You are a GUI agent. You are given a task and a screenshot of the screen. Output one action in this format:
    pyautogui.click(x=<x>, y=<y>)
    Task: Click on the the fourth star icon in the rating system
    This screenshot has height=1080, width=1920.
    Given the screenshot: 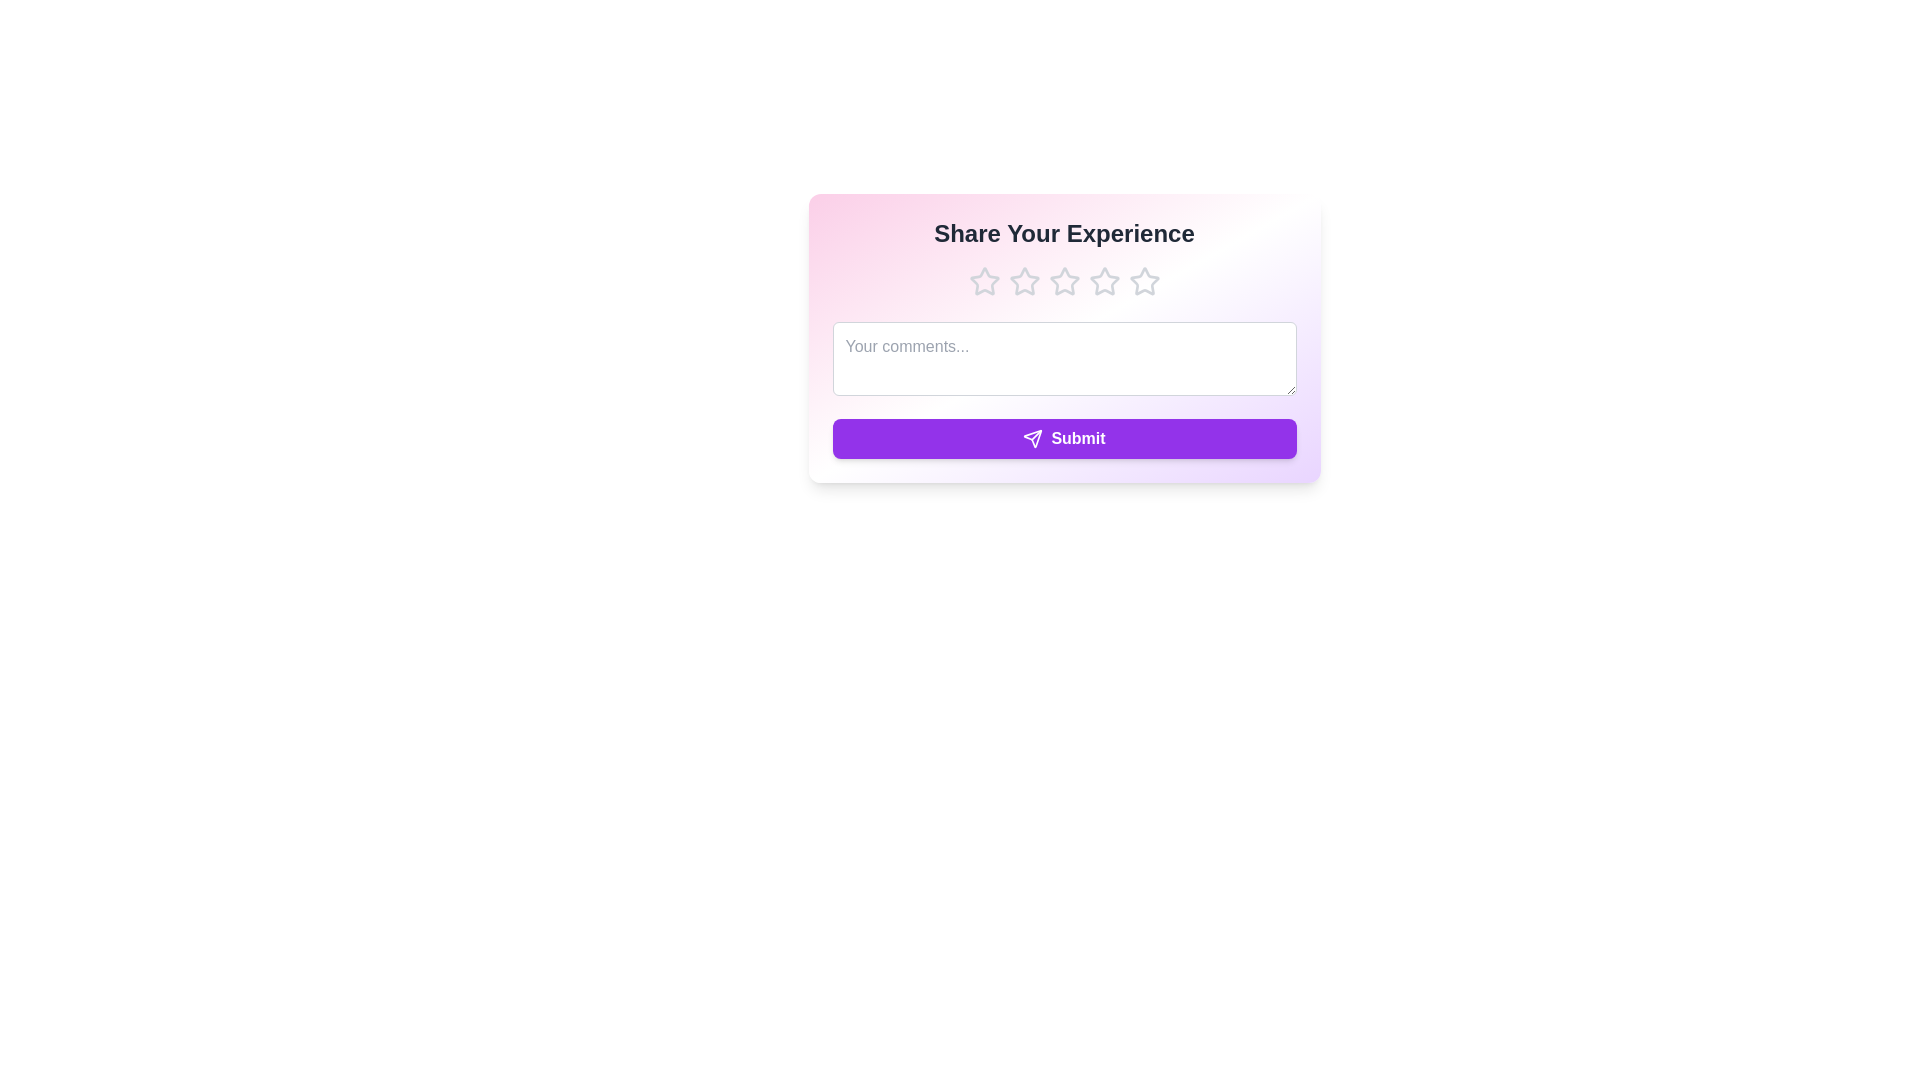 What is the action you would take?
    pyautogui.click(x=1144, y=281)
    